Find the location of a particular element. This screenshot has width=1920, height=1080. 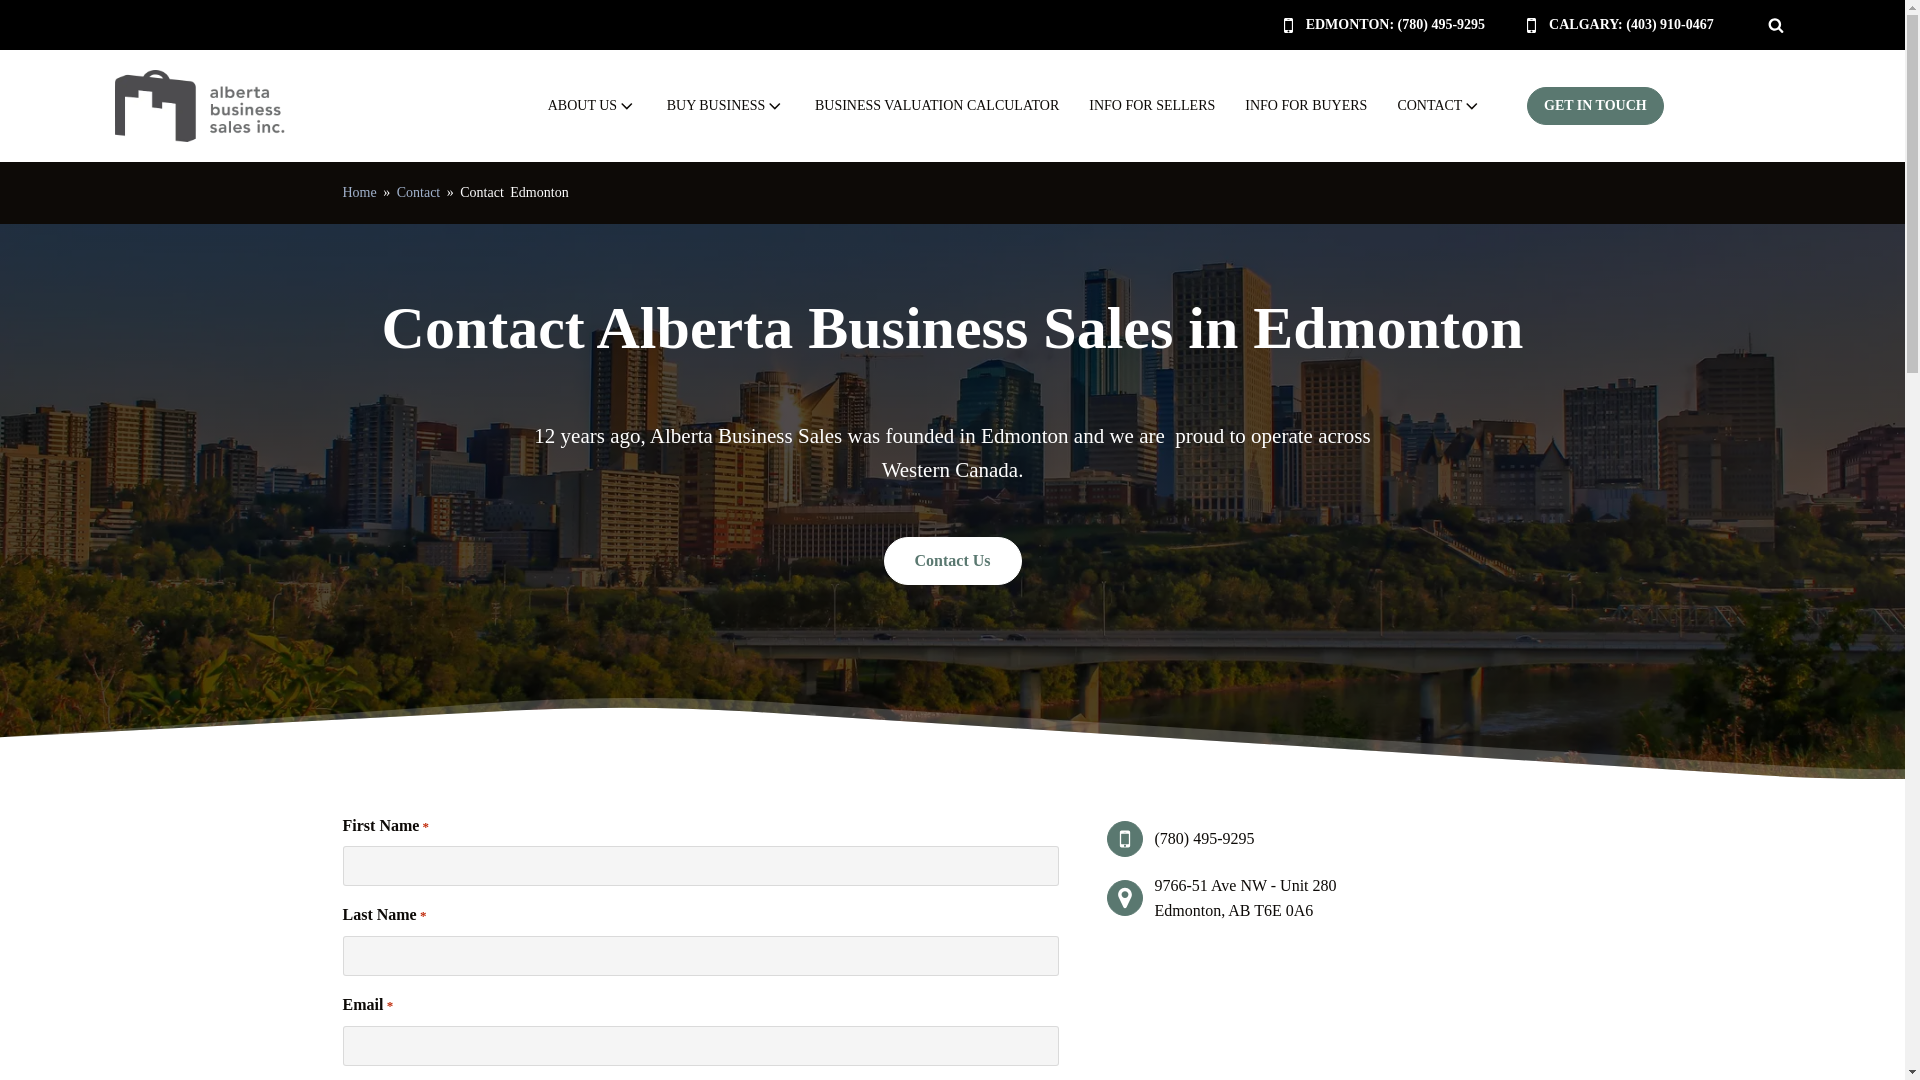

'Contact Us' is located at coordinates (952, 560).